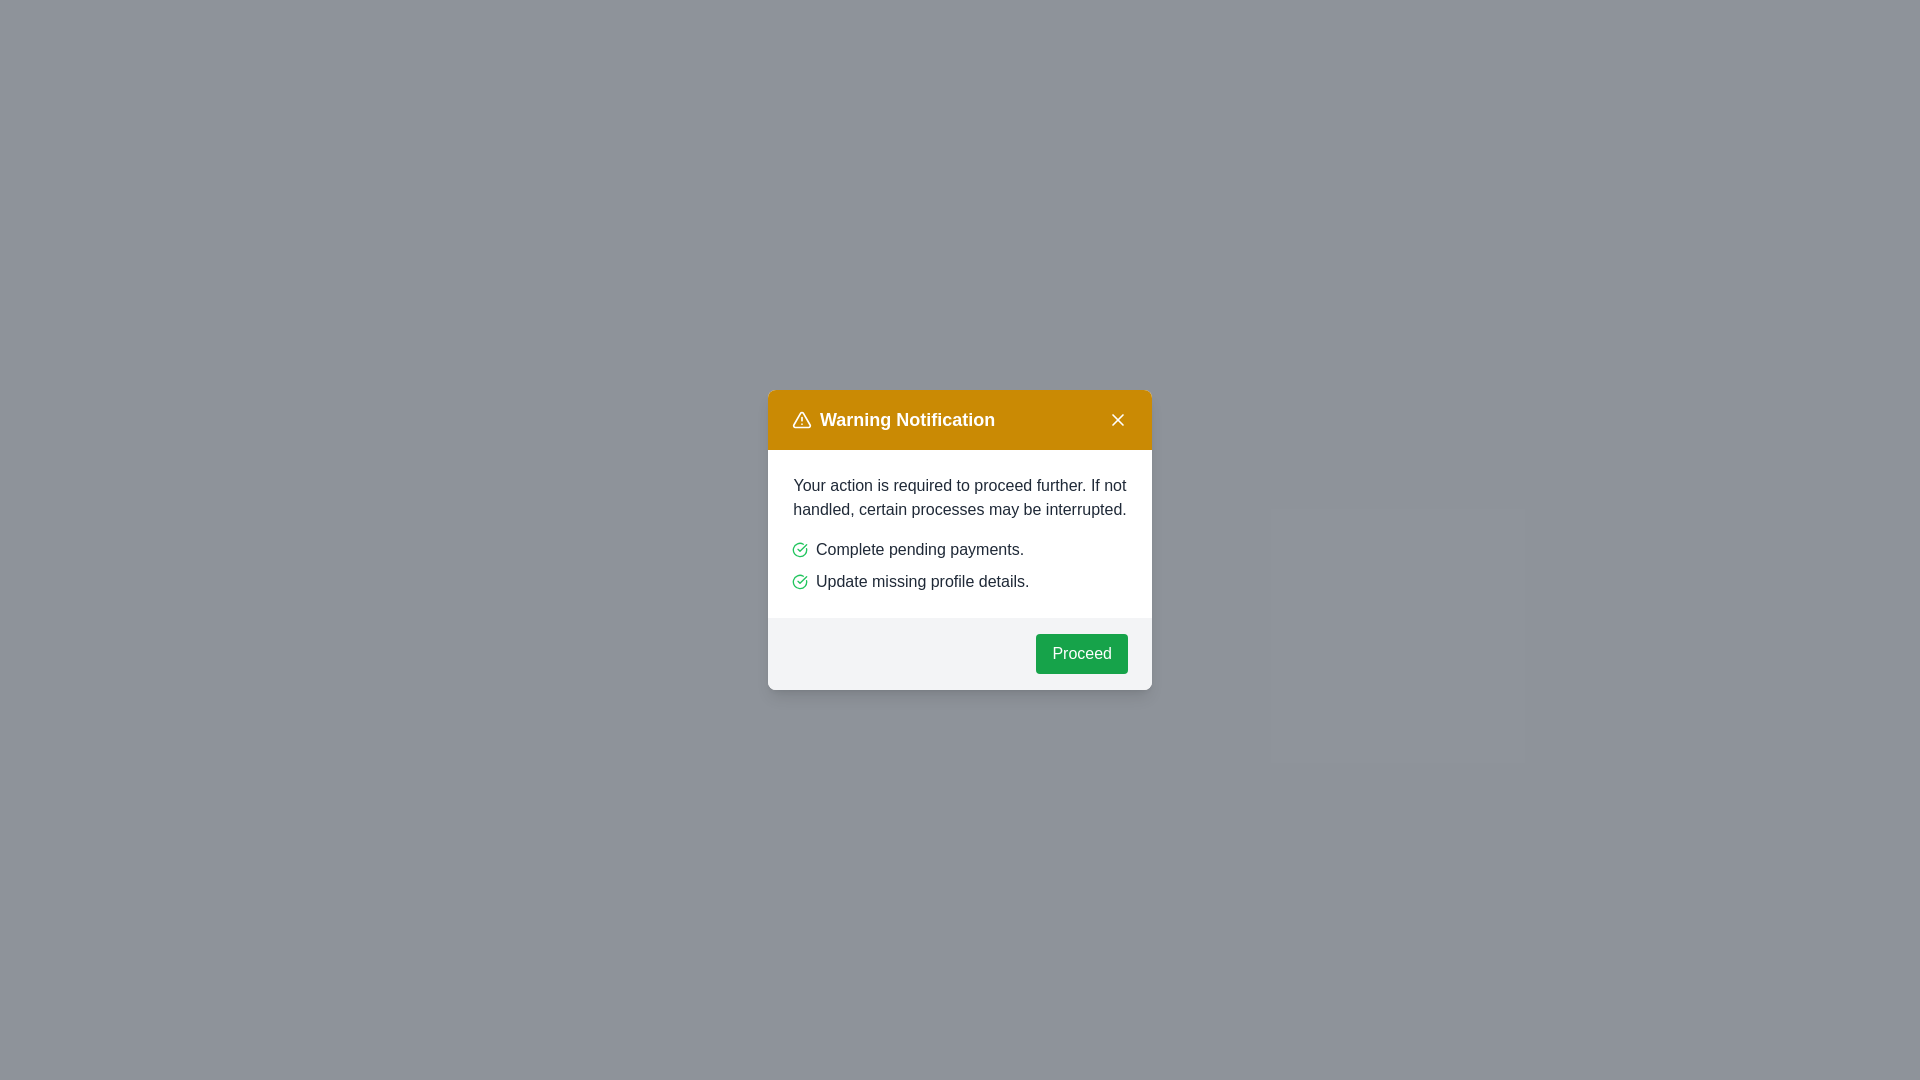 The width and height of the screenshot is (1920, 1080). I want to click on the warning notification header located at the top of the notification box by moving the cursor to its center point, so click(960, 419).